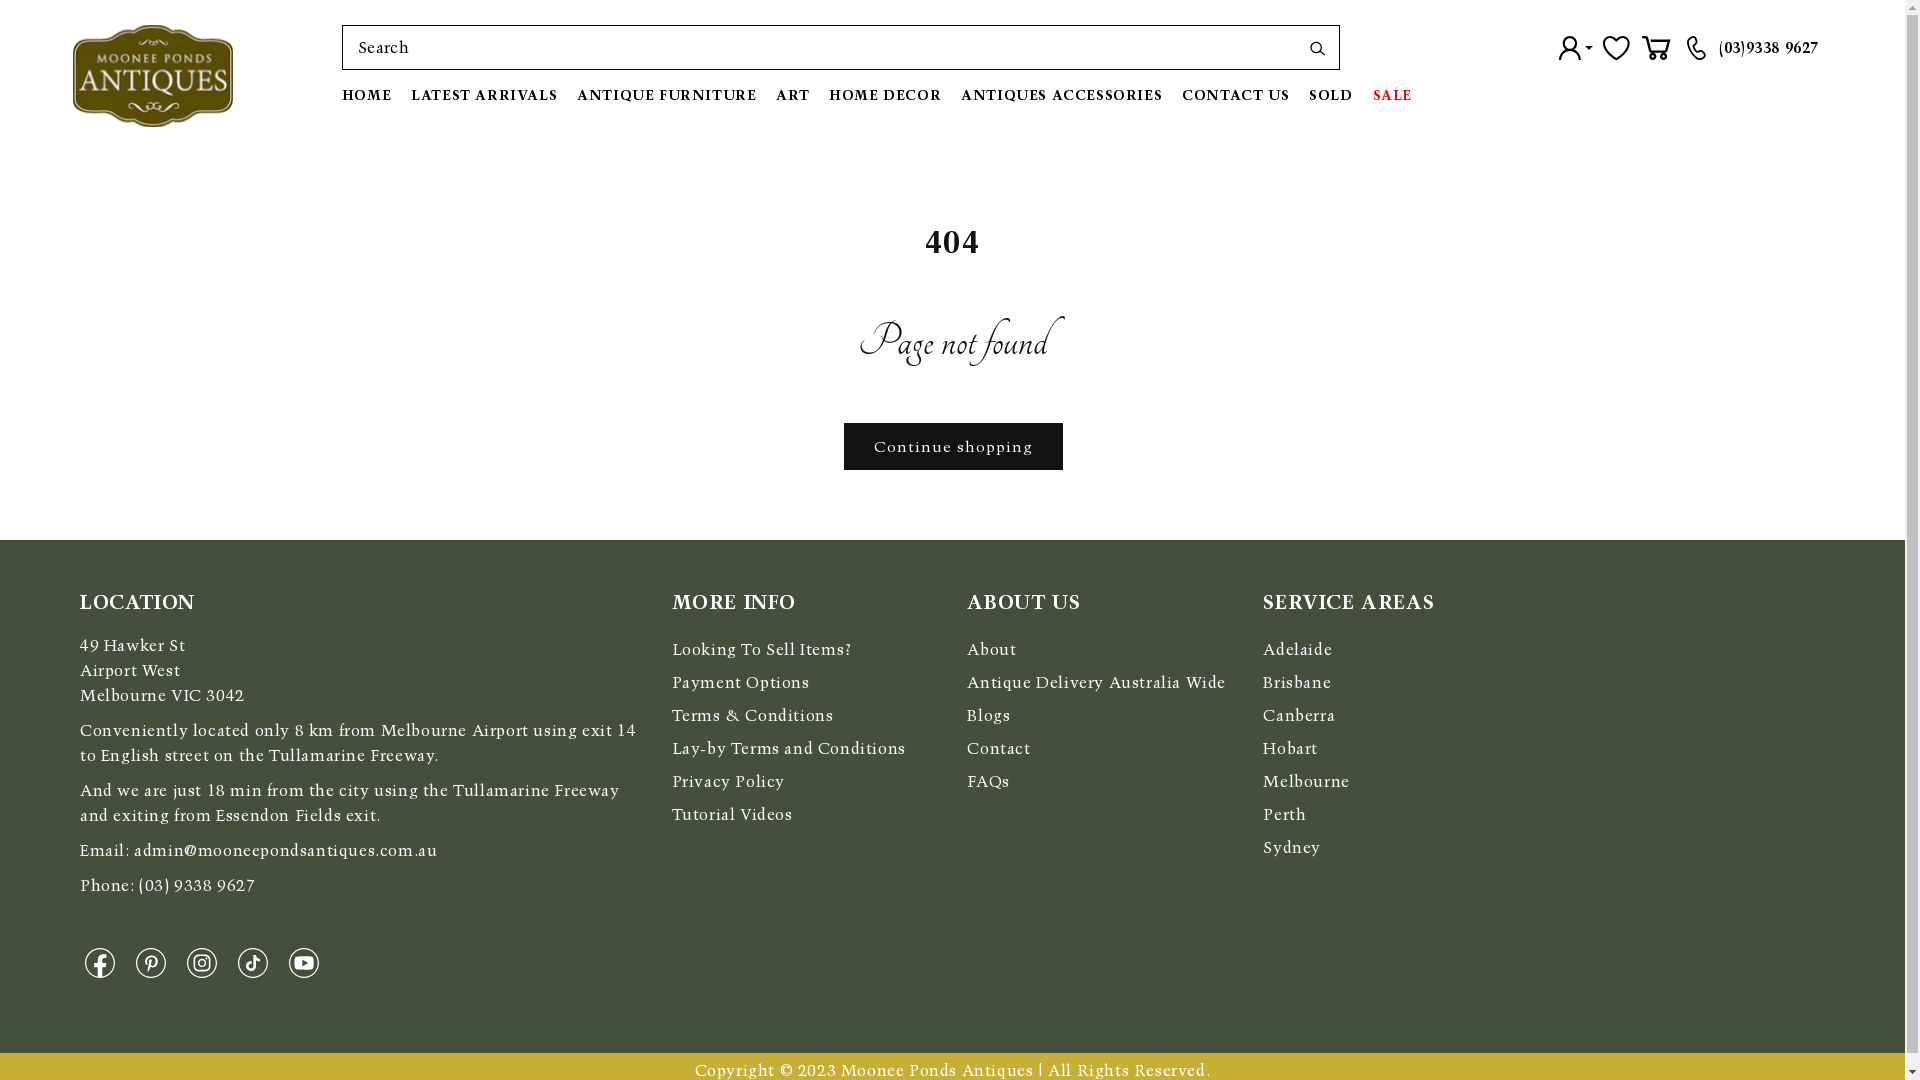 This screenshot has width=1920, height=1080. Describe the element at coordinates (155, 962) in the screenshot. I see `'Pinterest'` at that location.